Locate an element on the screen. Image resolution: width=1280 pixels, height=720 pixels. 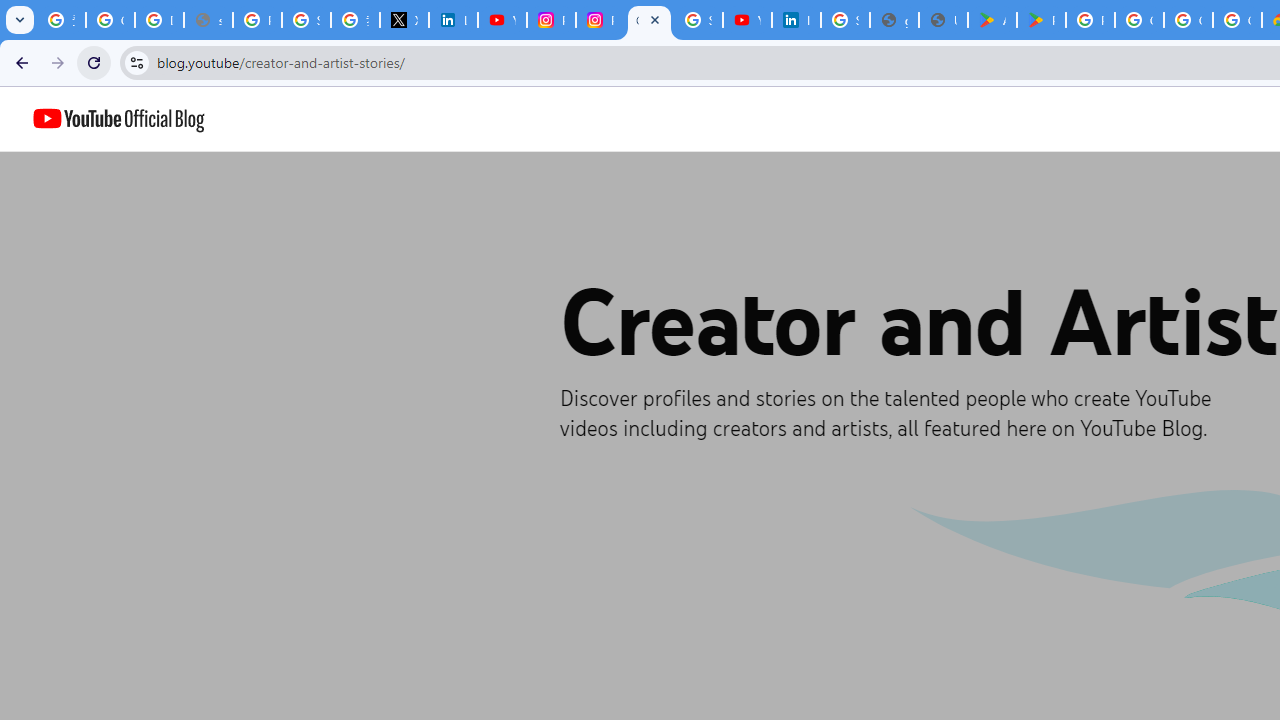
'Android Apps on Google Play' is located at coordinates (992, 20).